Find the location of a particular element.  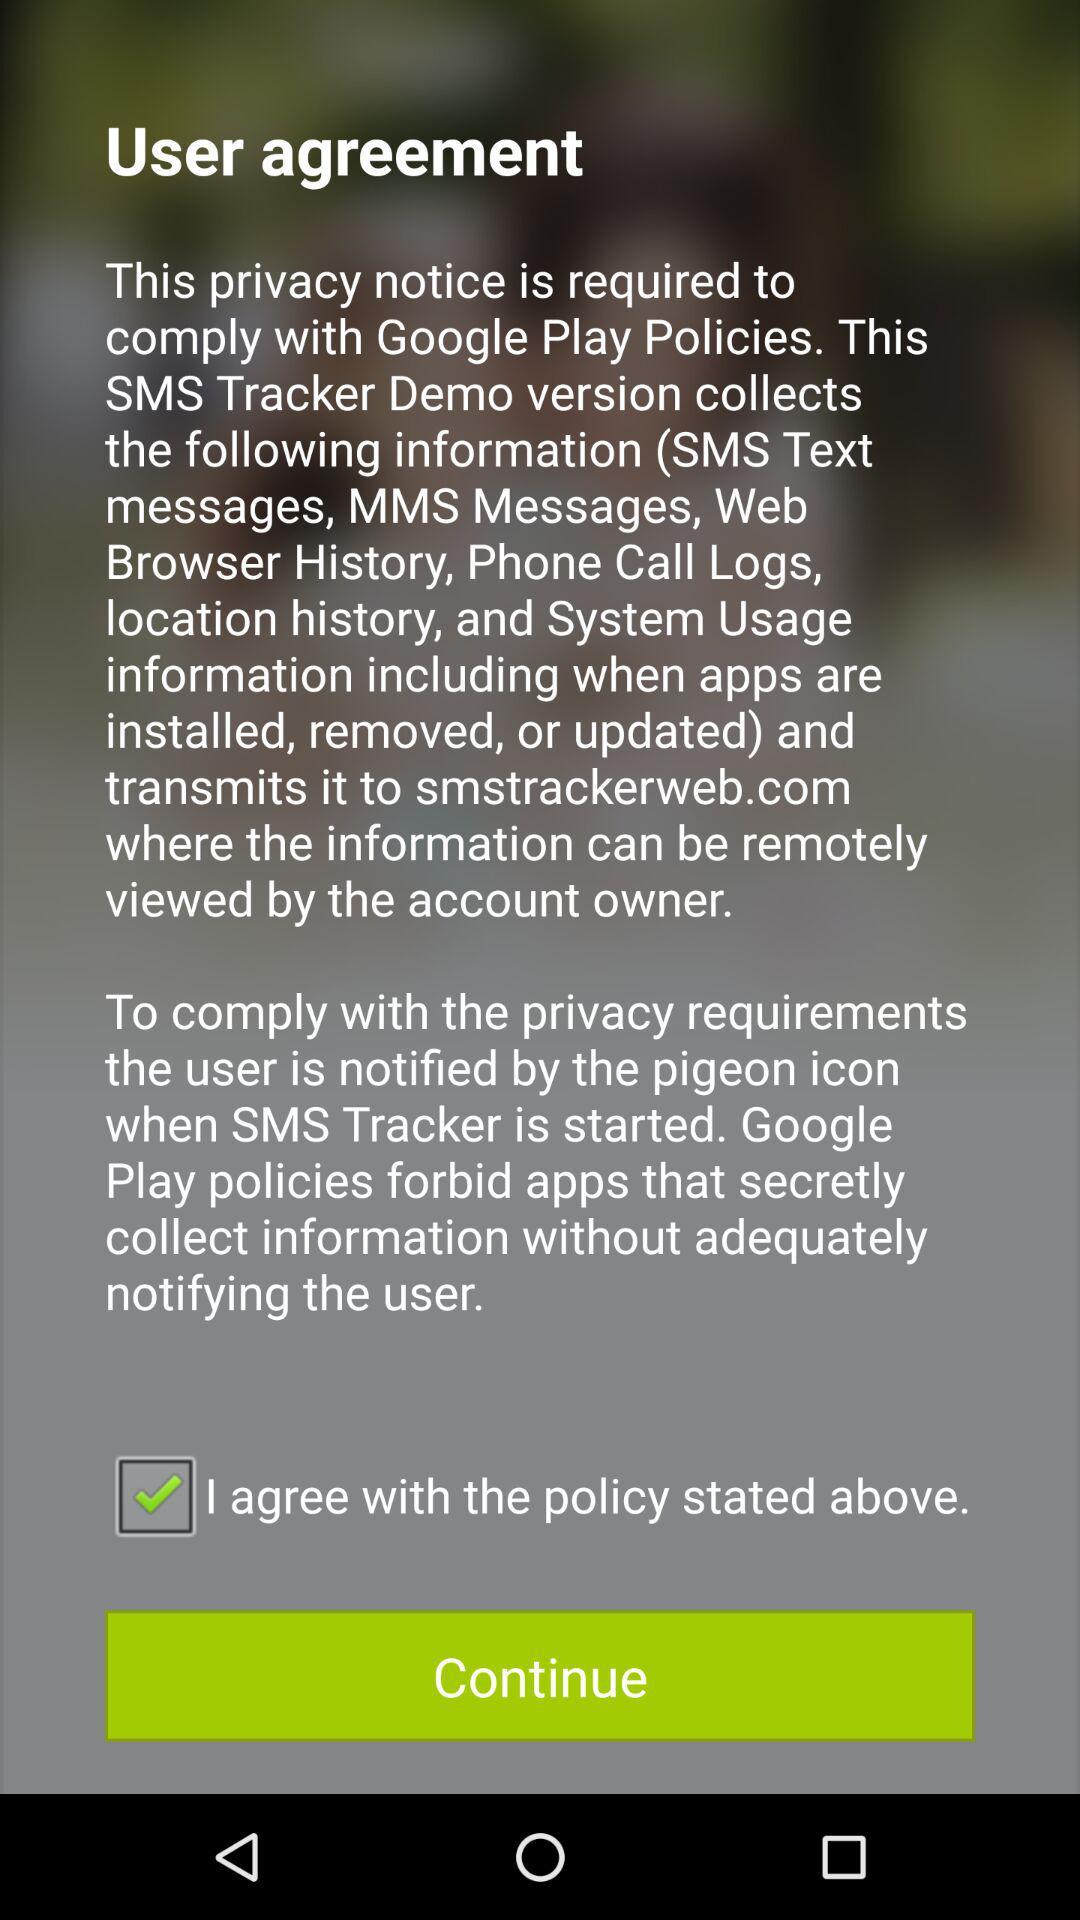

the i agree with is located at coordinates (540, 1494).